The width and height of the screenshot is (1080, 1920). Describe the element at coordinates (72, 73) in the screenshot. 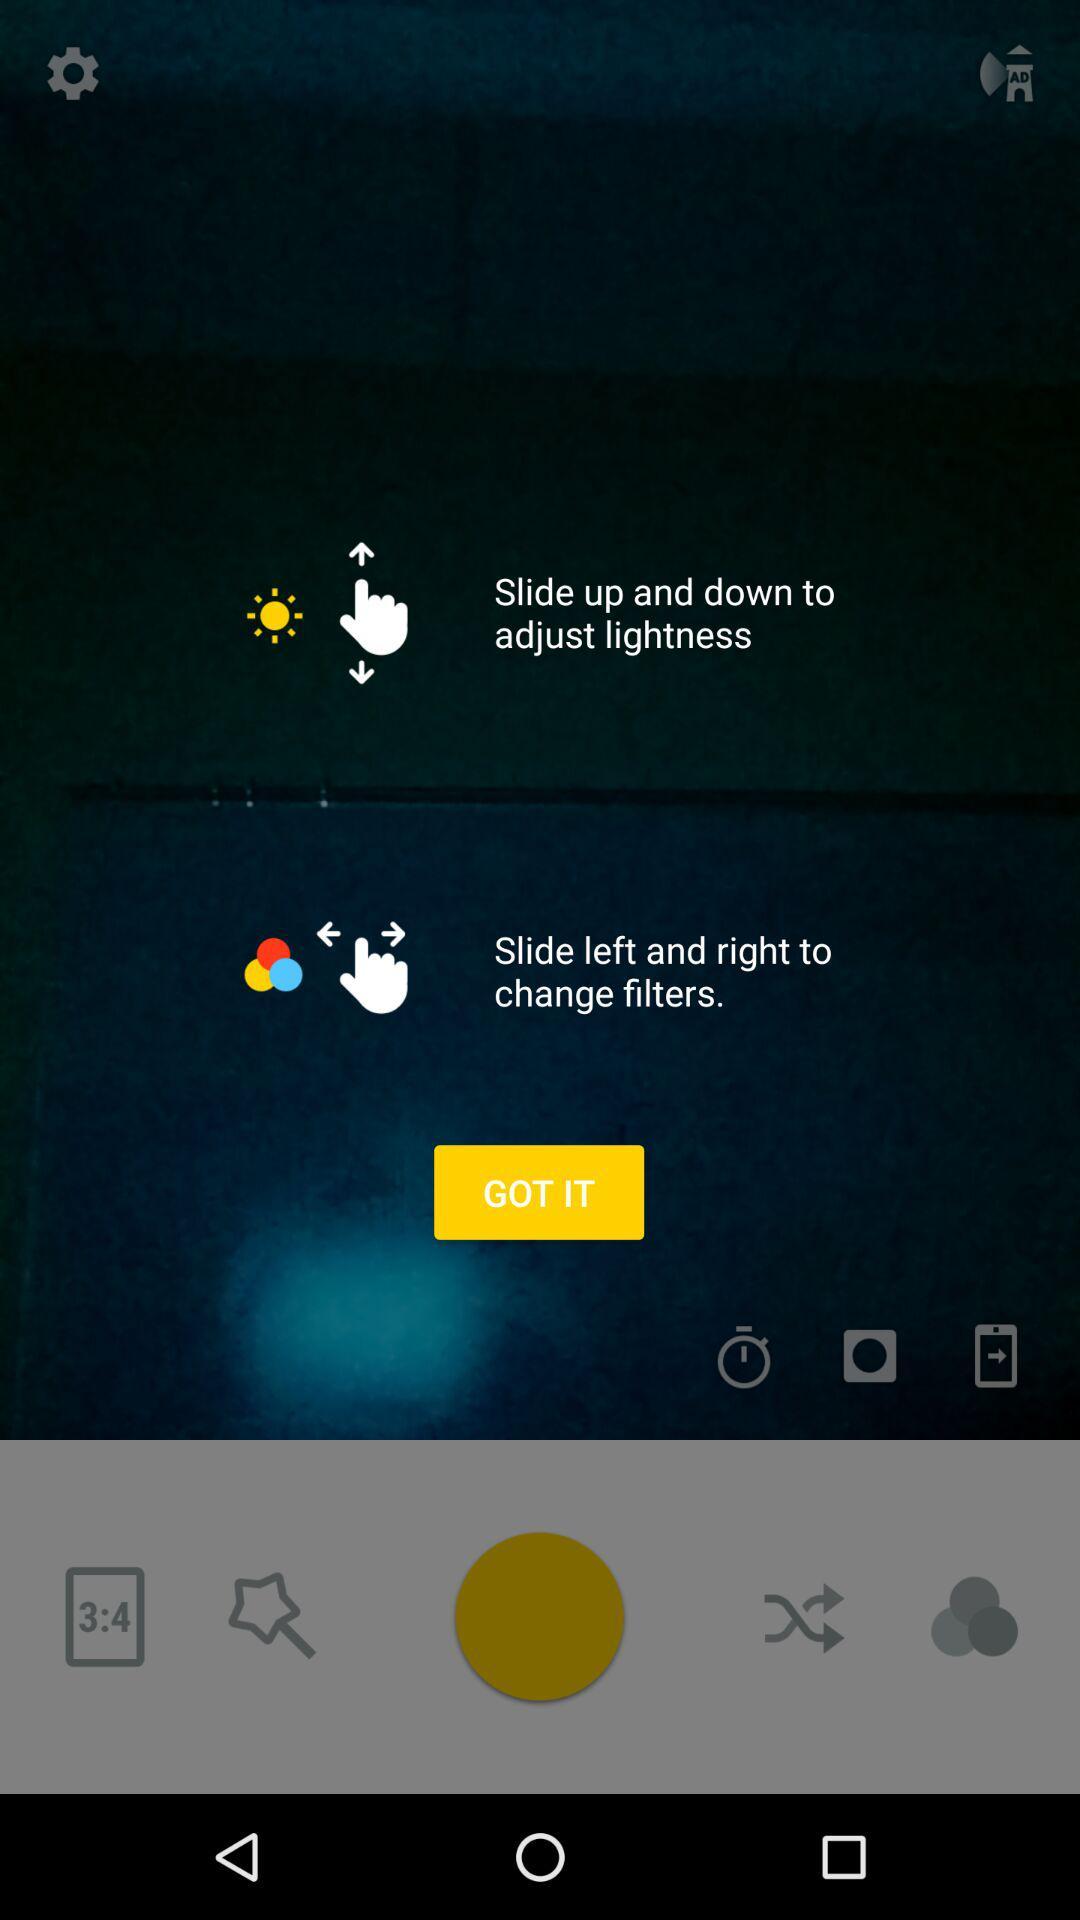

I see `the settings icon` at that location.